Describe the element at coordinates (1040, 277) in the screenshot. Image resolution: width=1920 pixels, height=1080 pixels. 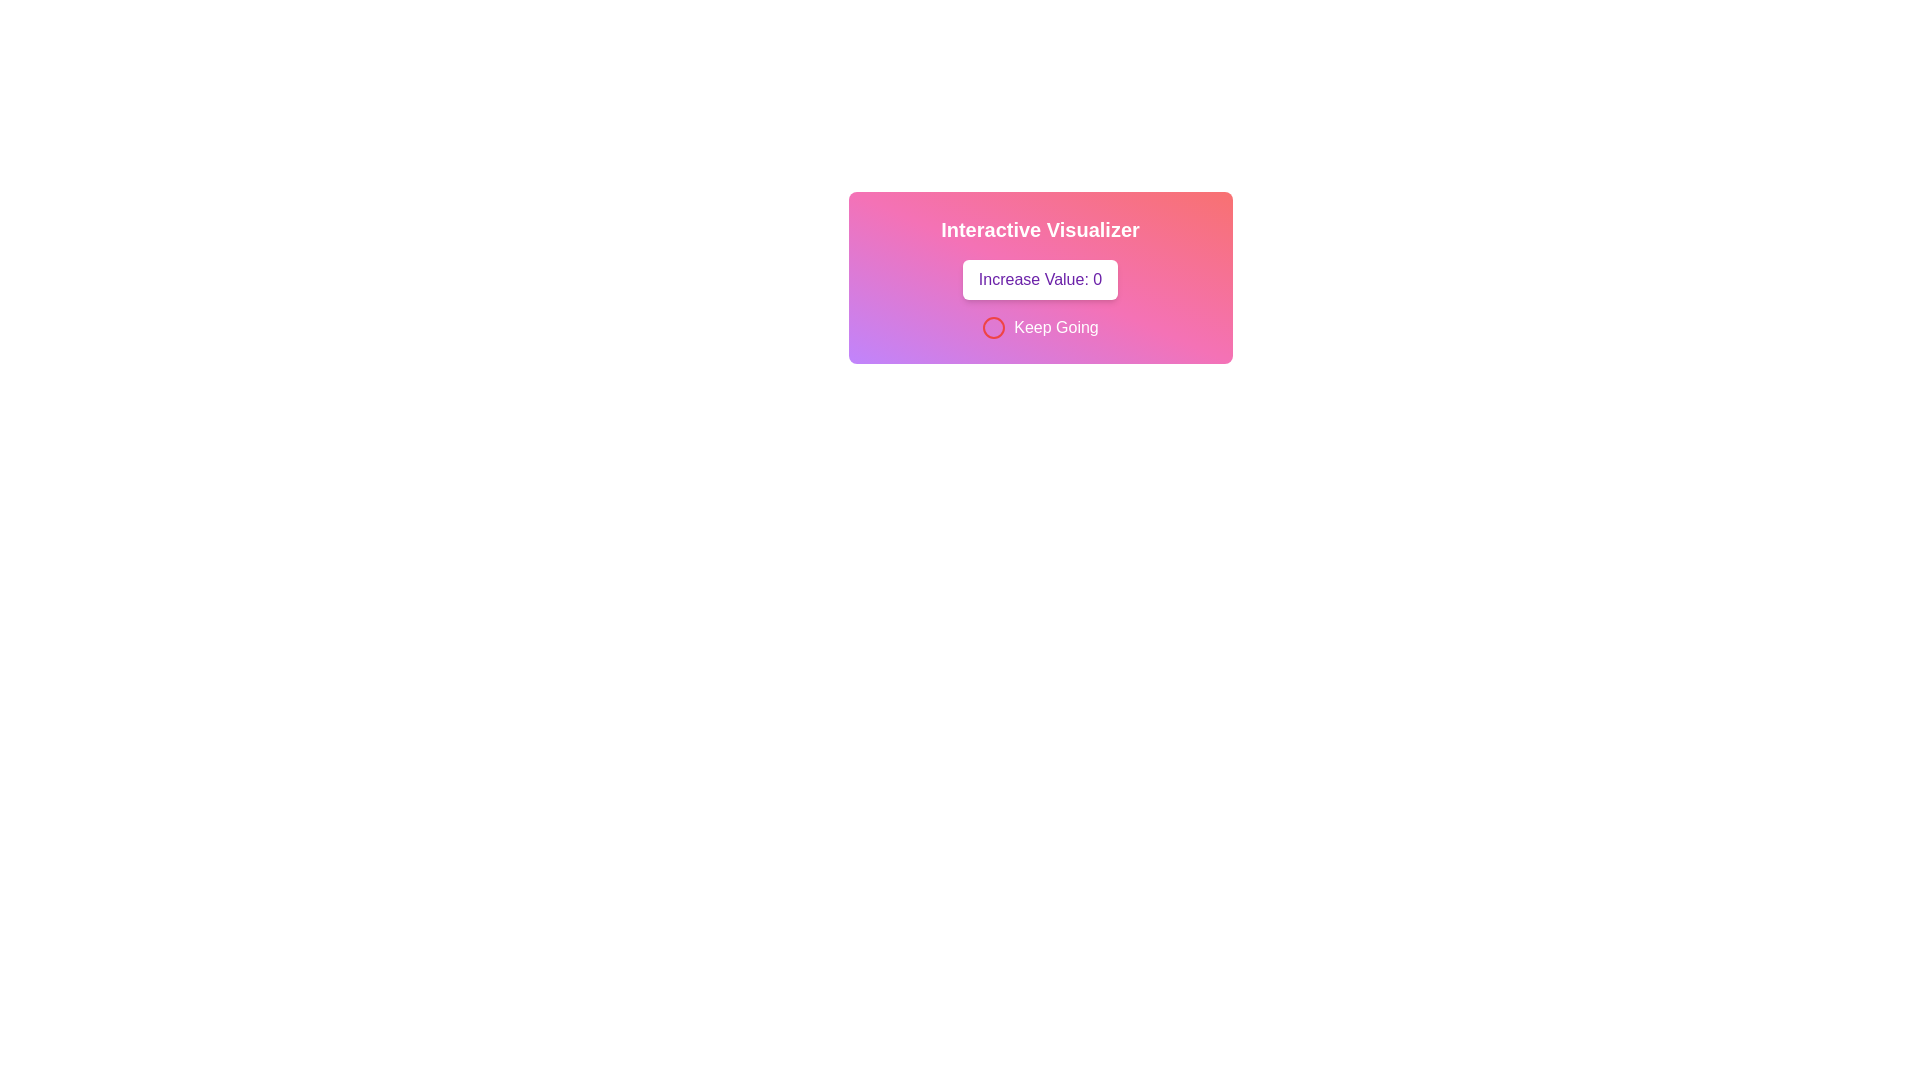
I see `the interactive widget that displays and modifies a value` at that location.